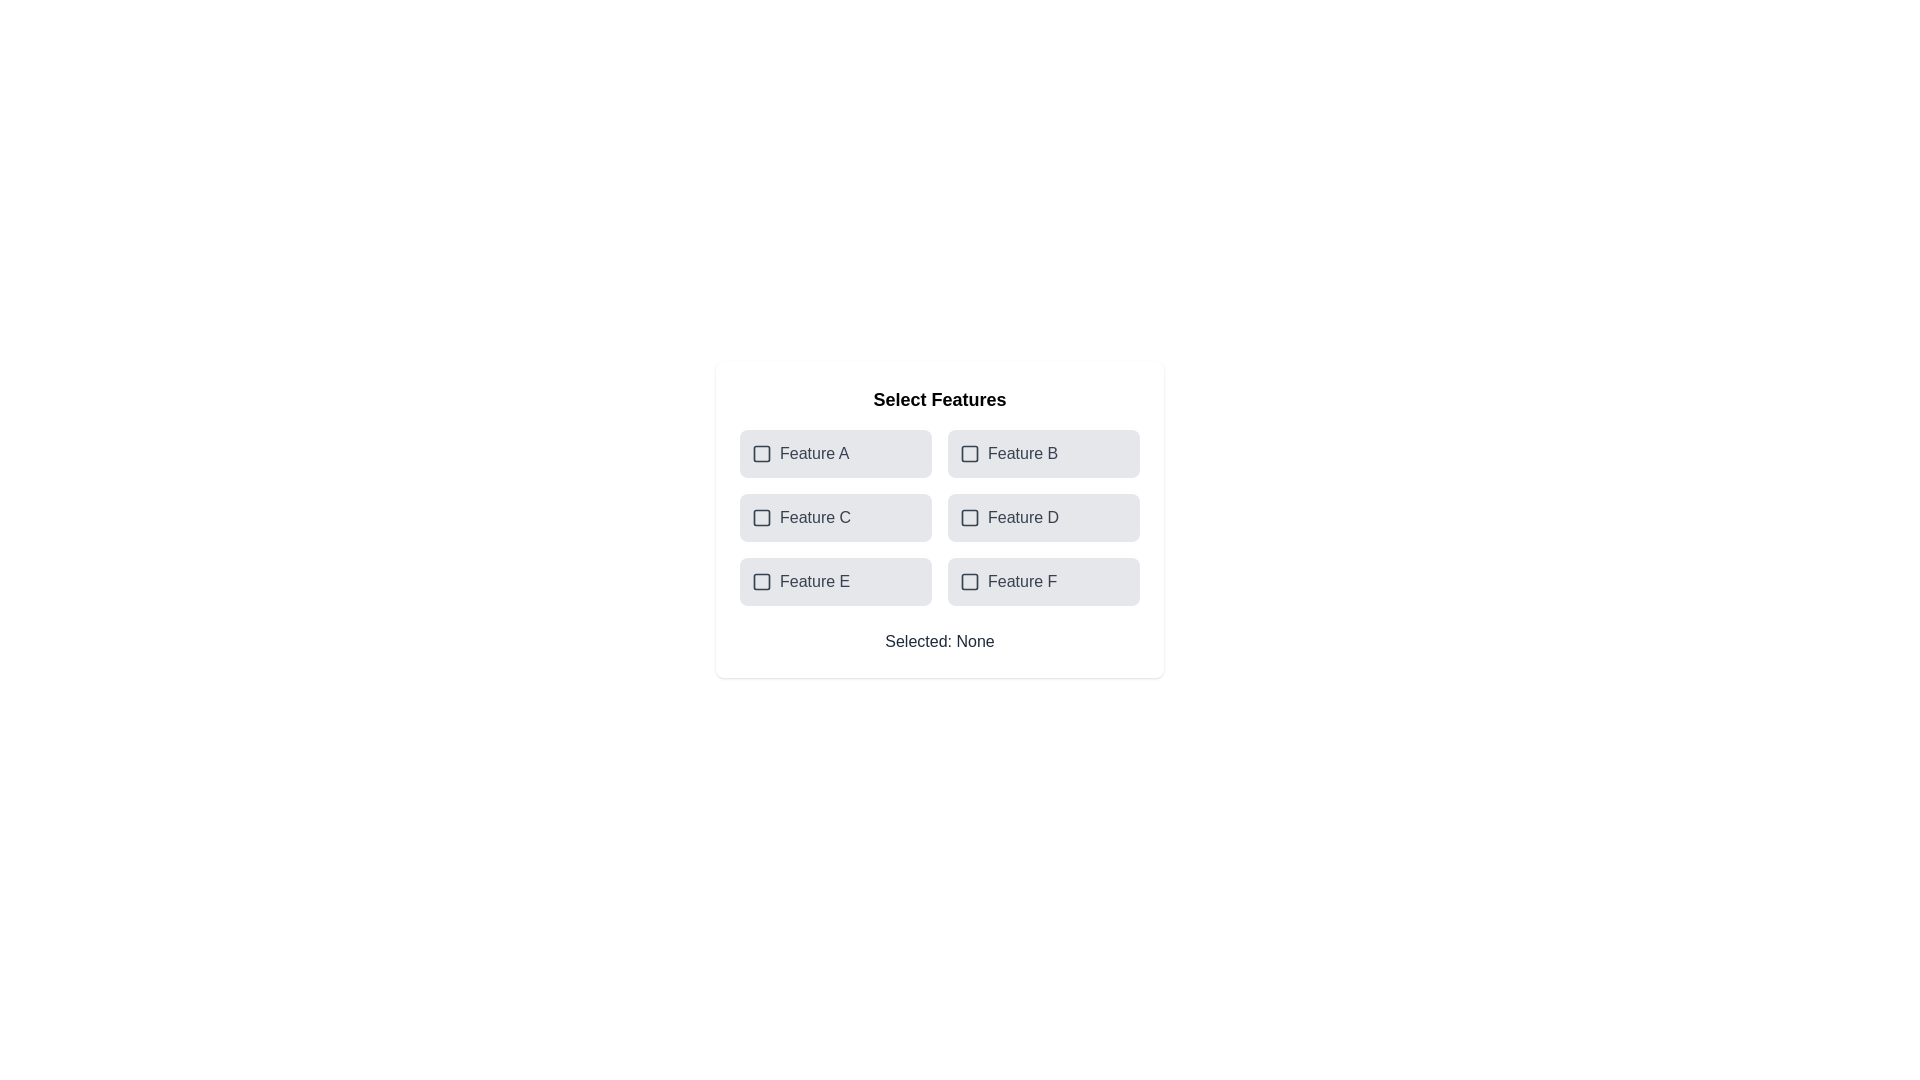 The height and width of the screenshot is (1080, 1920). I want to click on the hollow square checkbox located next to 'Feature D', so click(969, 516).